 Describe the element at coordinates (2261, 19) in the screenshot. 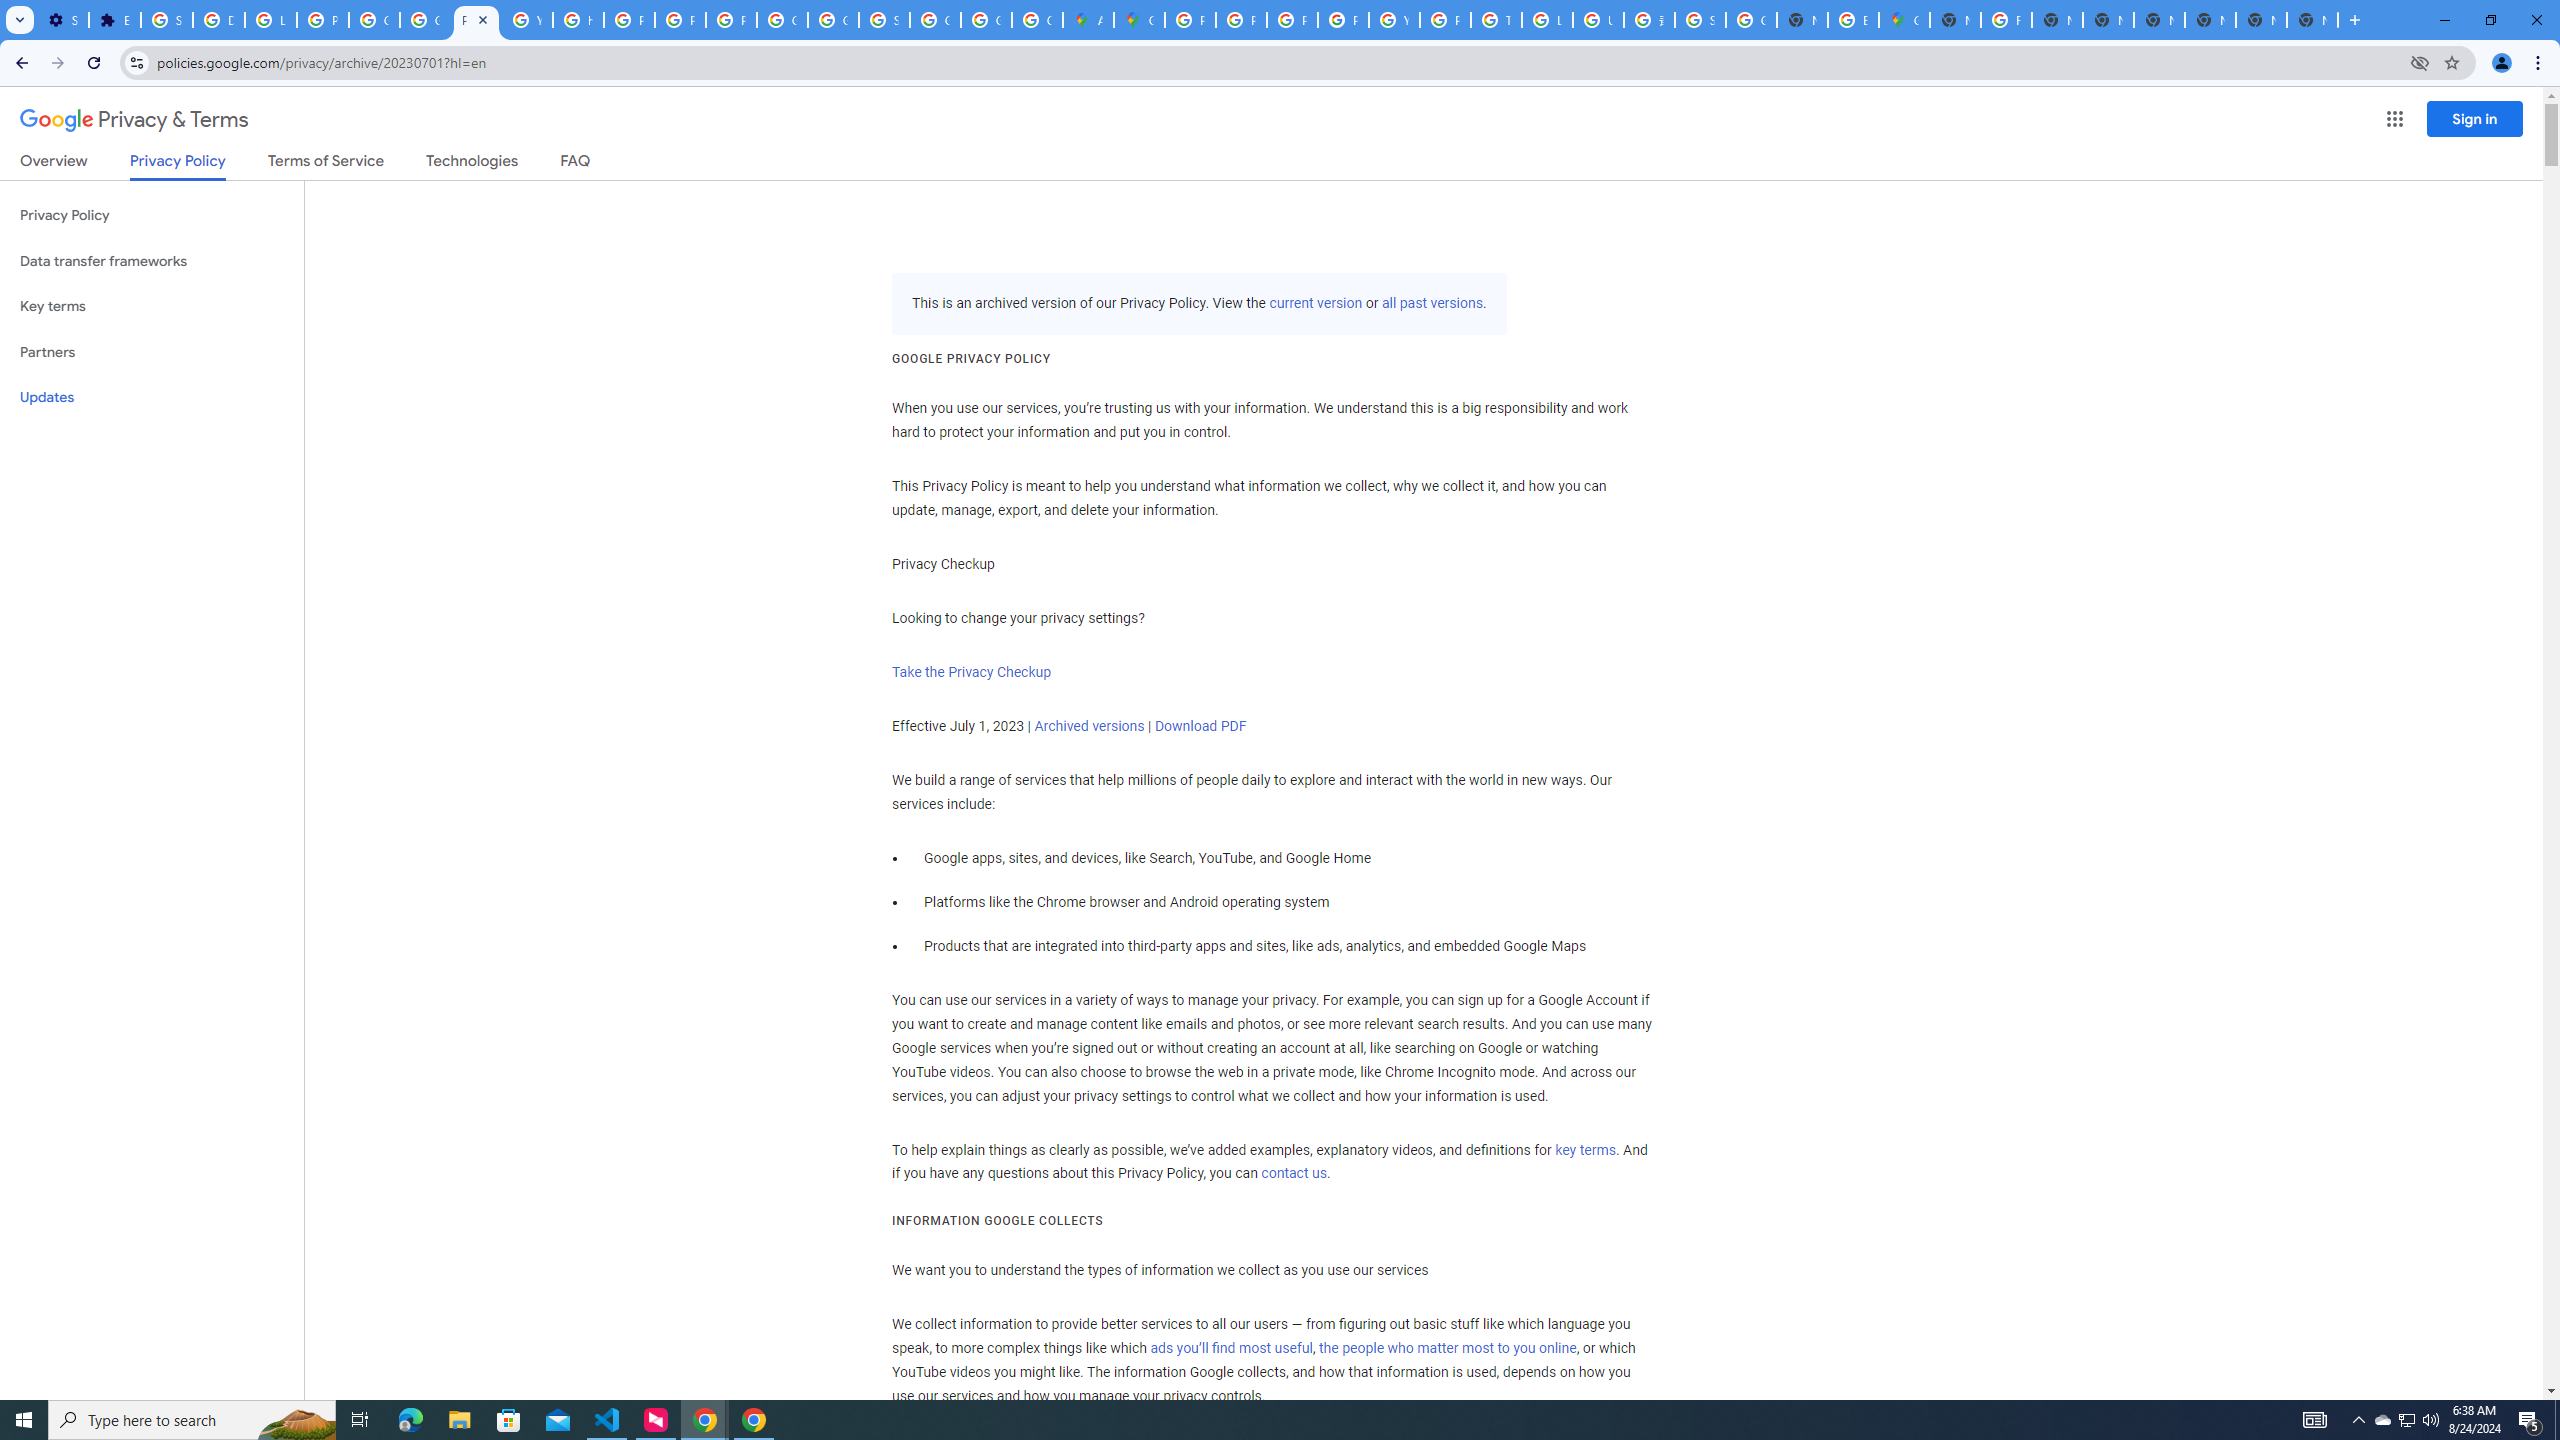

I see `'New Tab'` at that location.